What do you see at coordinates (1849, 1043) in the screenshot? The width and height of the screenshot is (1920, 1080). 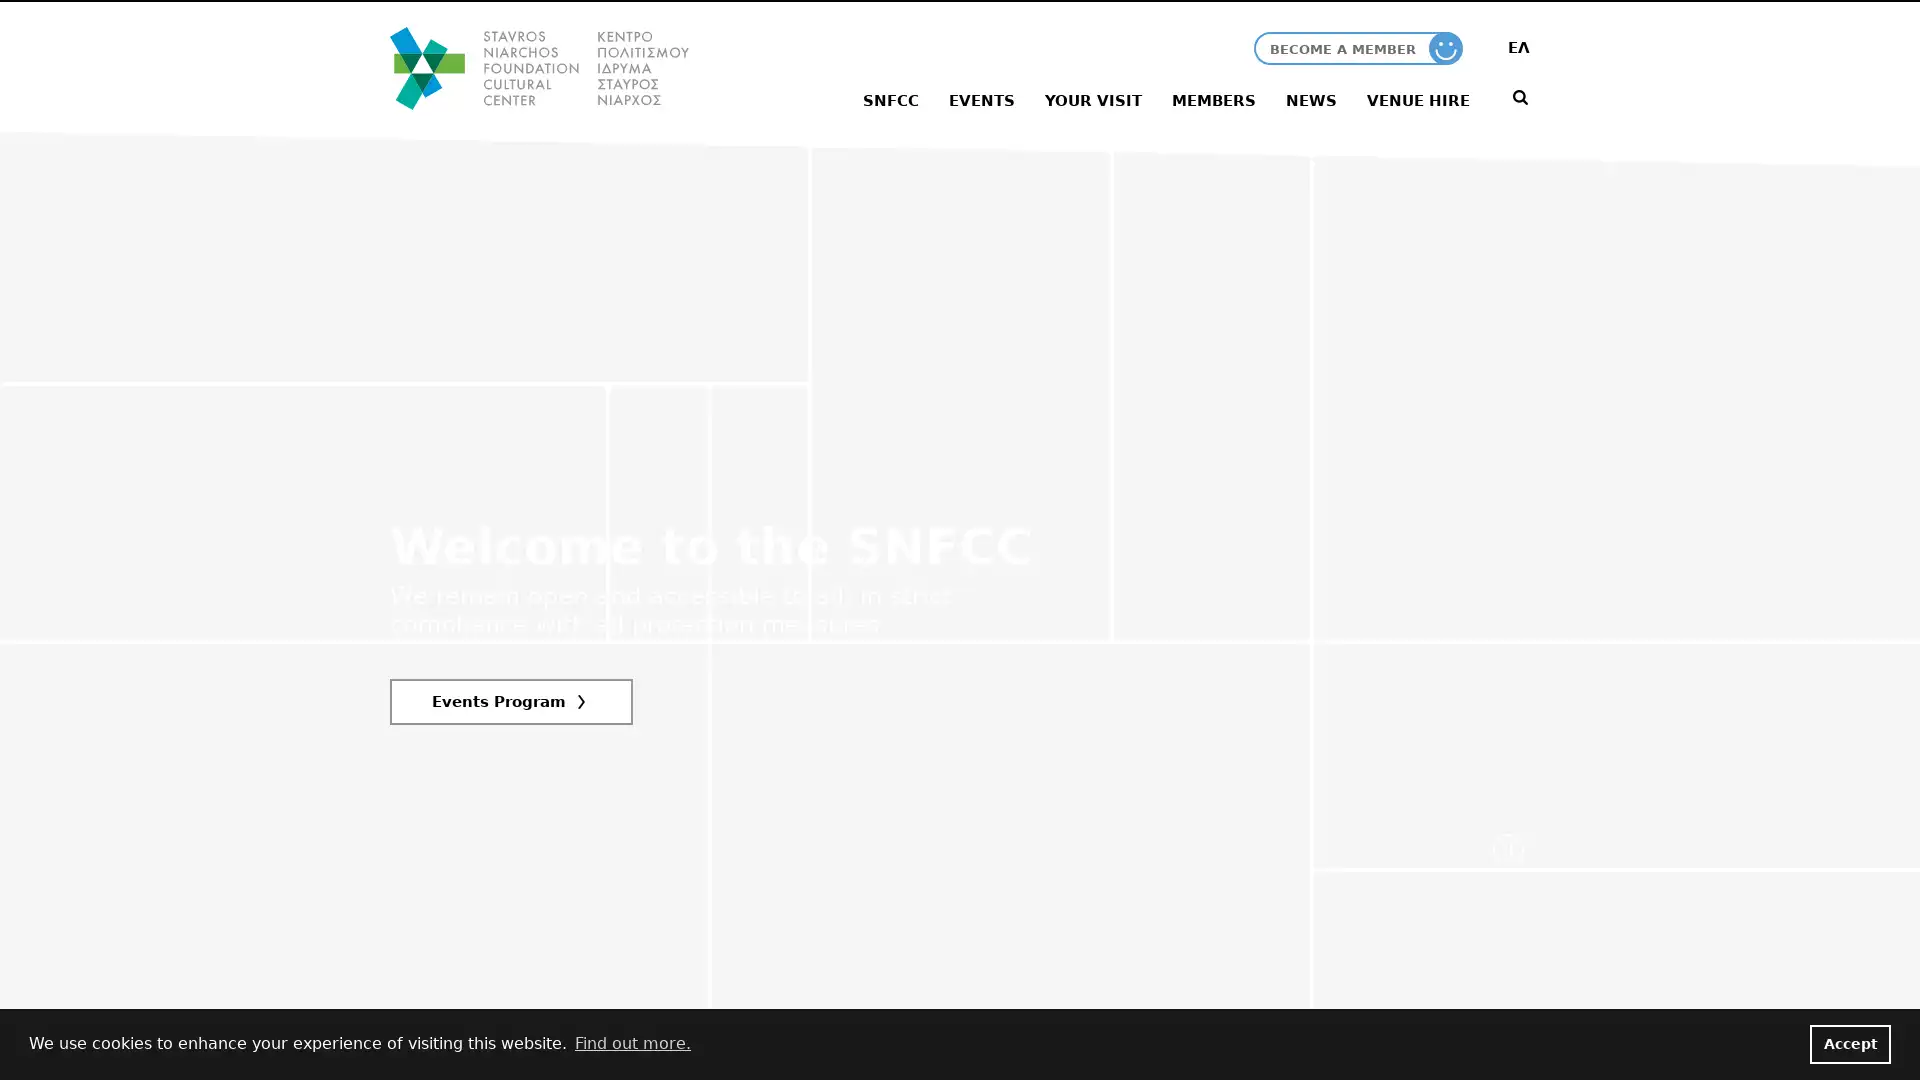 I see `dismiss cookie message` at bounding box center [1849, 1043].